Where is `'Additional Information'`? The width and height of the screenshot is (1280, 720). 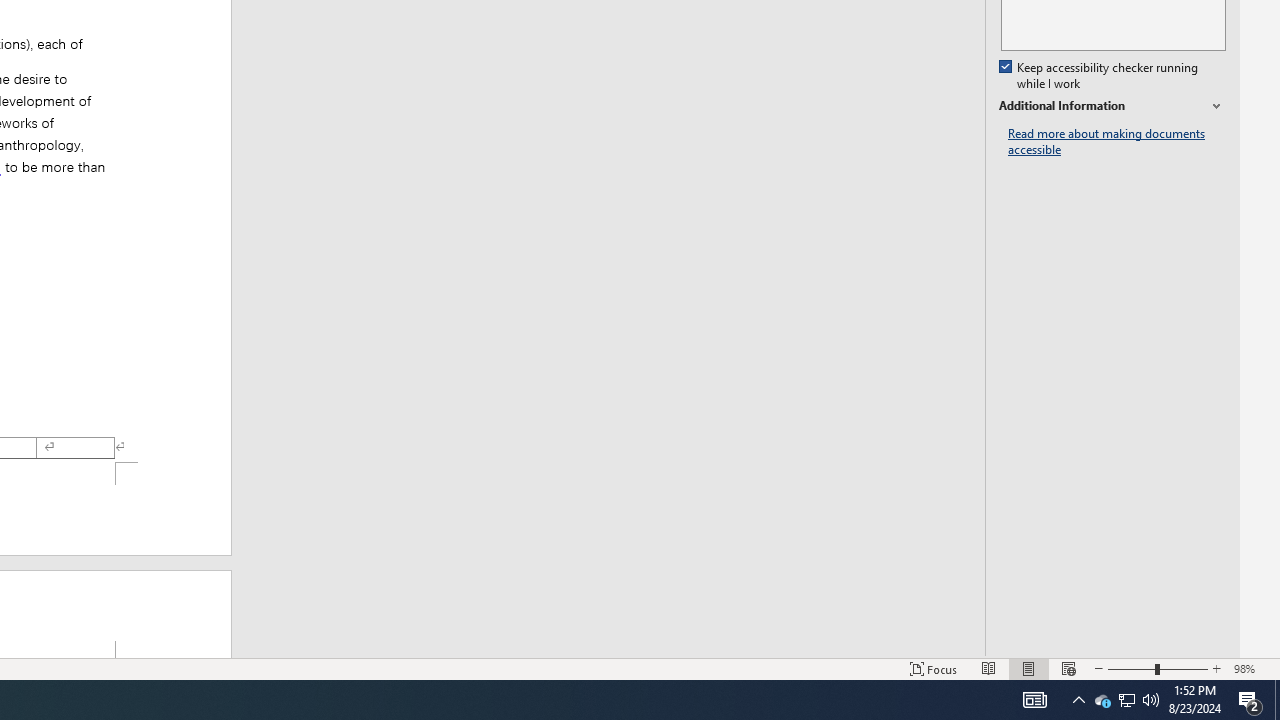
'Additional Information' is located at coordinates (1111, 106).